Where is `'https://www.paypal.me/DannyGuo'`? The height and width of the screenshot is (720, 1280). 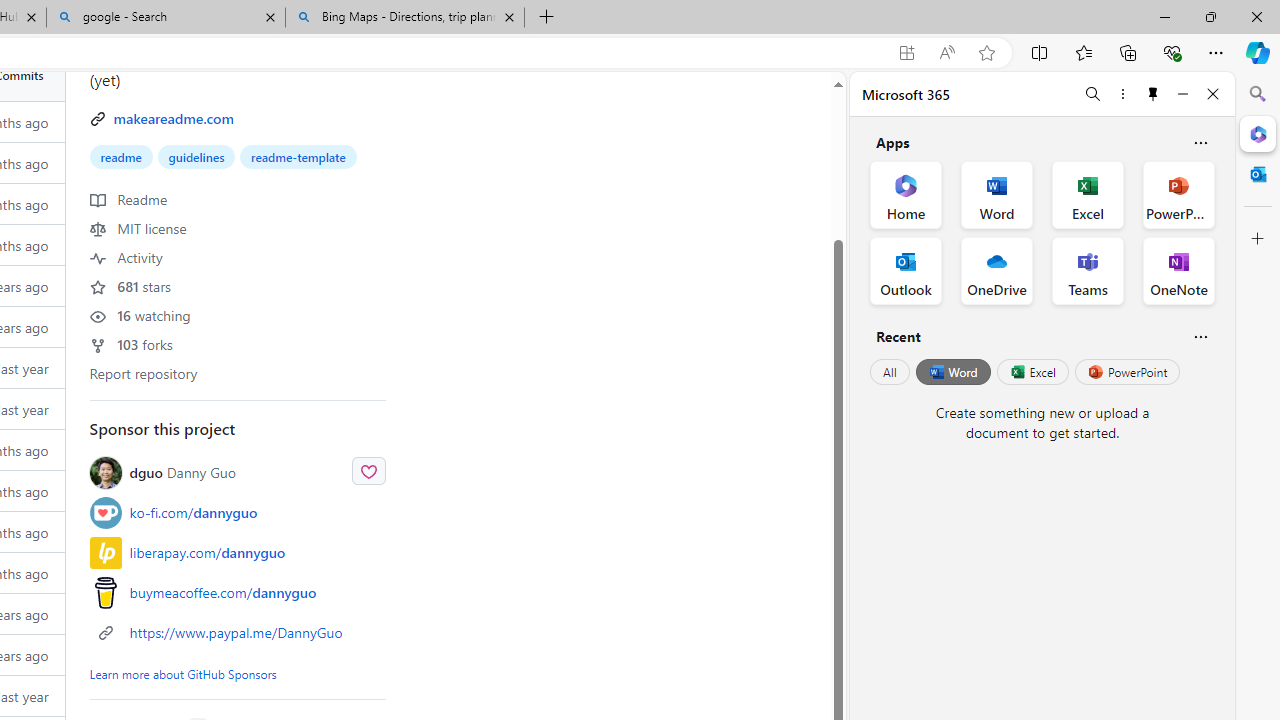
'https://www.paypal.me/DannyGuo' is located at coordinates (238, 632).